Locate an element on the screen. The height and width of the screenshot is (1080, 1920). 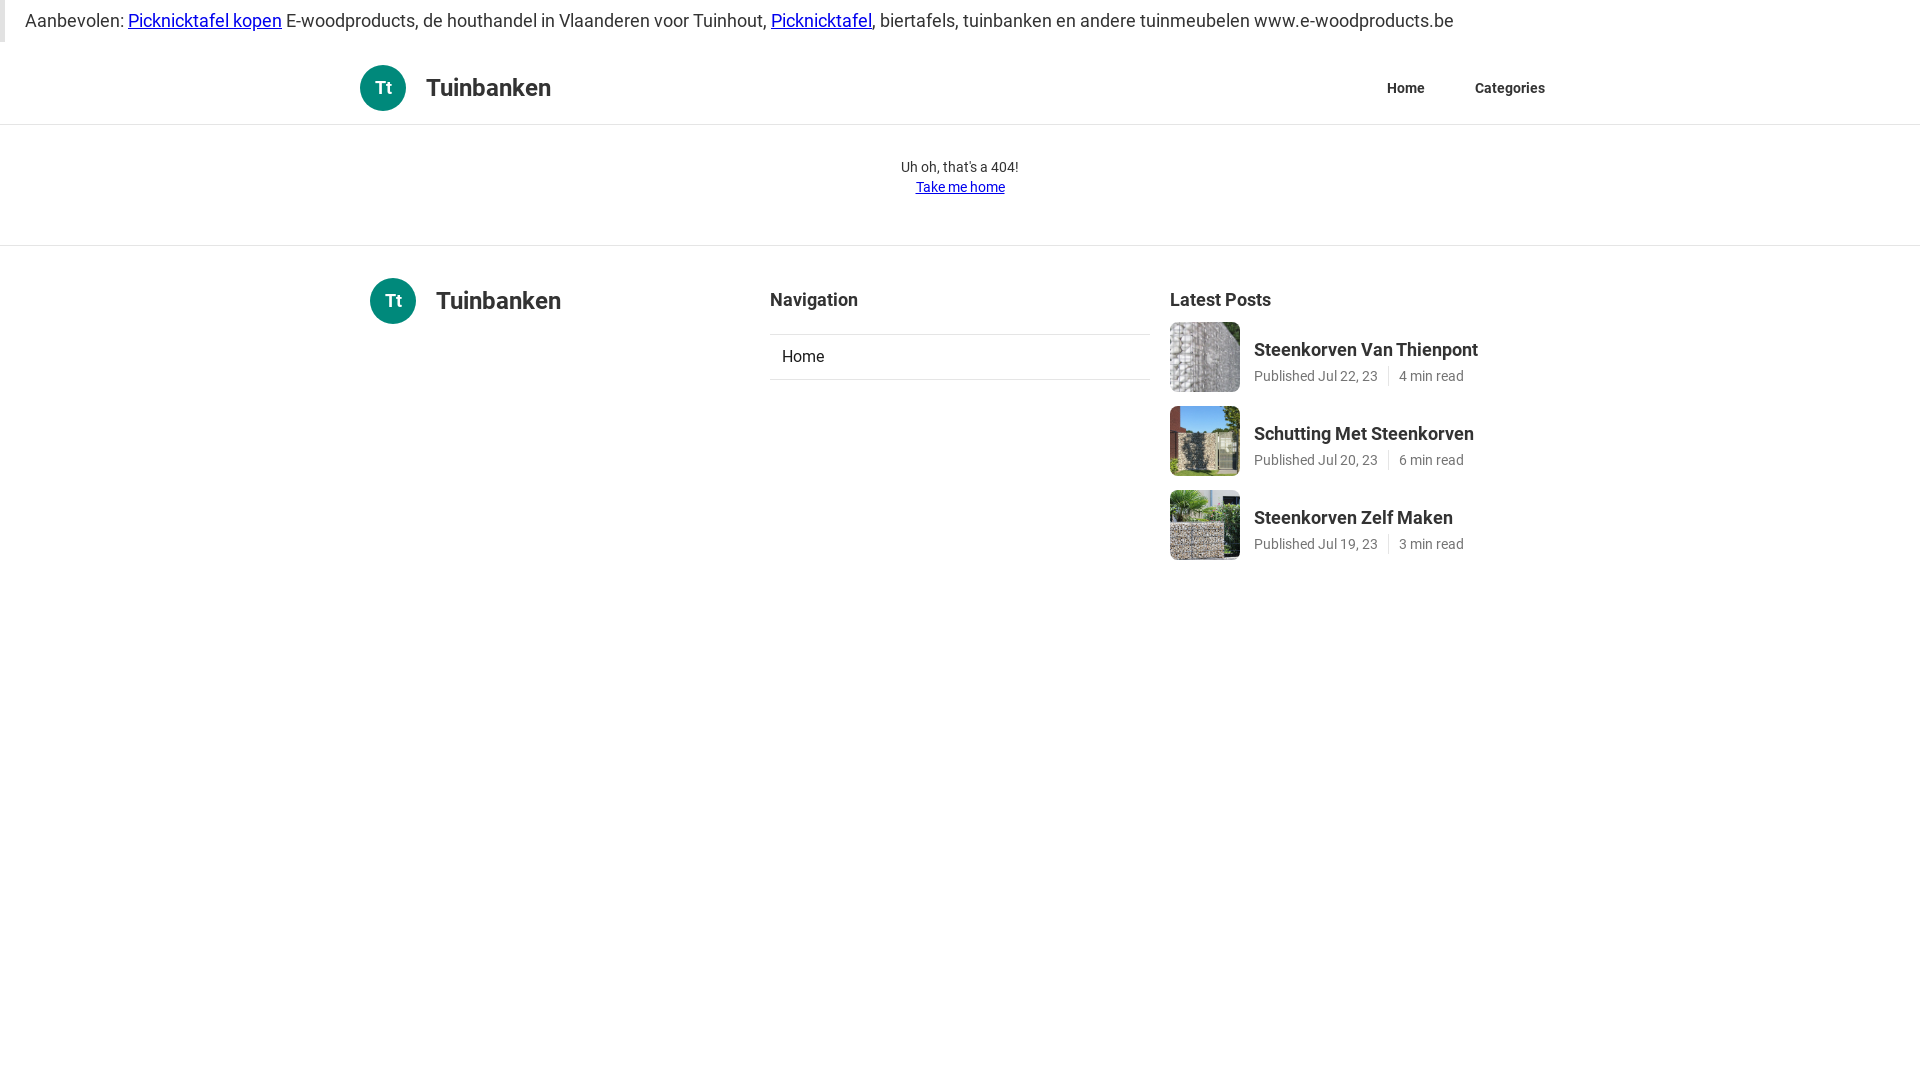
'Home' is located at coordinates (1371, 87).